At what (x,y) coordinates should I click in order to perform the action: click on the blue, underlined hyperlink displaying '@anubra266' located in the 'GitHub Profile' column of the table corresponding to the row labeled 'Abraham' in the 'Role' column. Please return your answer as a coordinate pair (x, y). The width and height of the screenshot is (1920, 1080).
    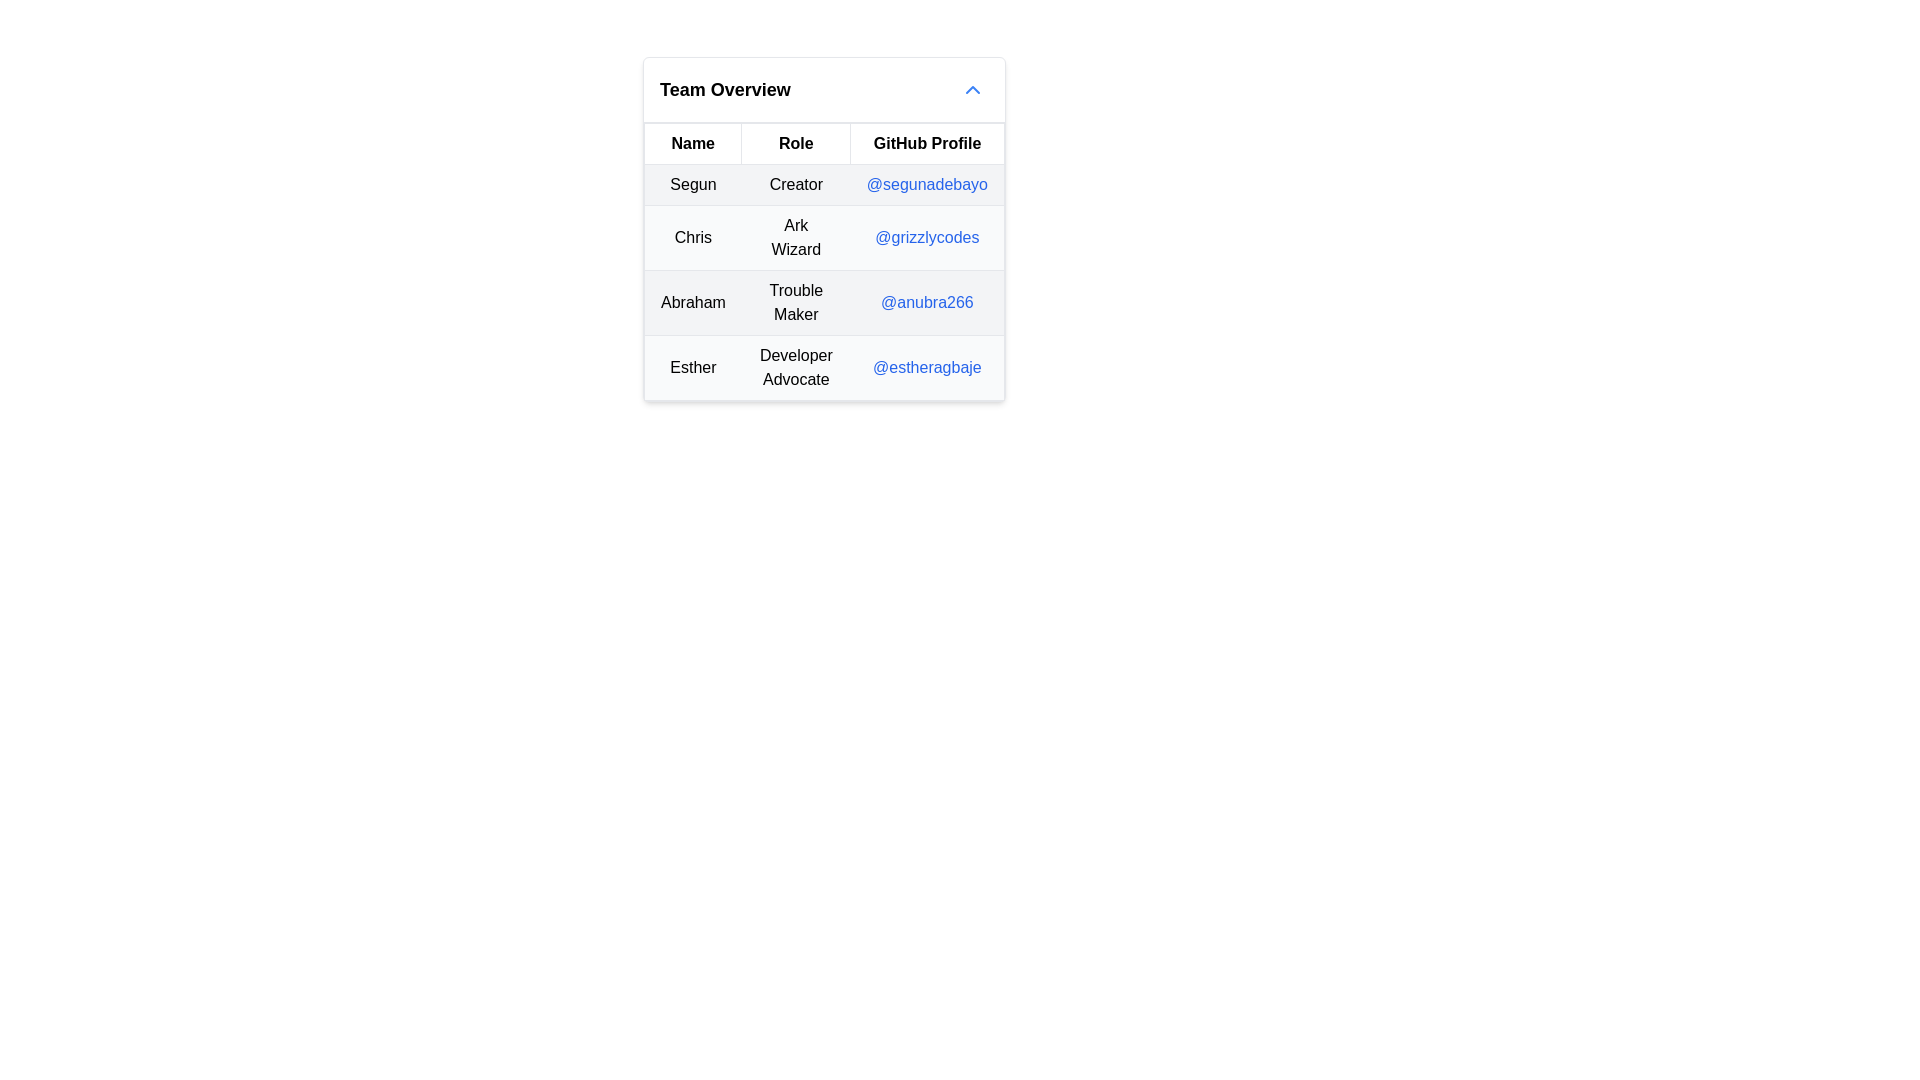
    Looking at the image, I should click on (926, 302).